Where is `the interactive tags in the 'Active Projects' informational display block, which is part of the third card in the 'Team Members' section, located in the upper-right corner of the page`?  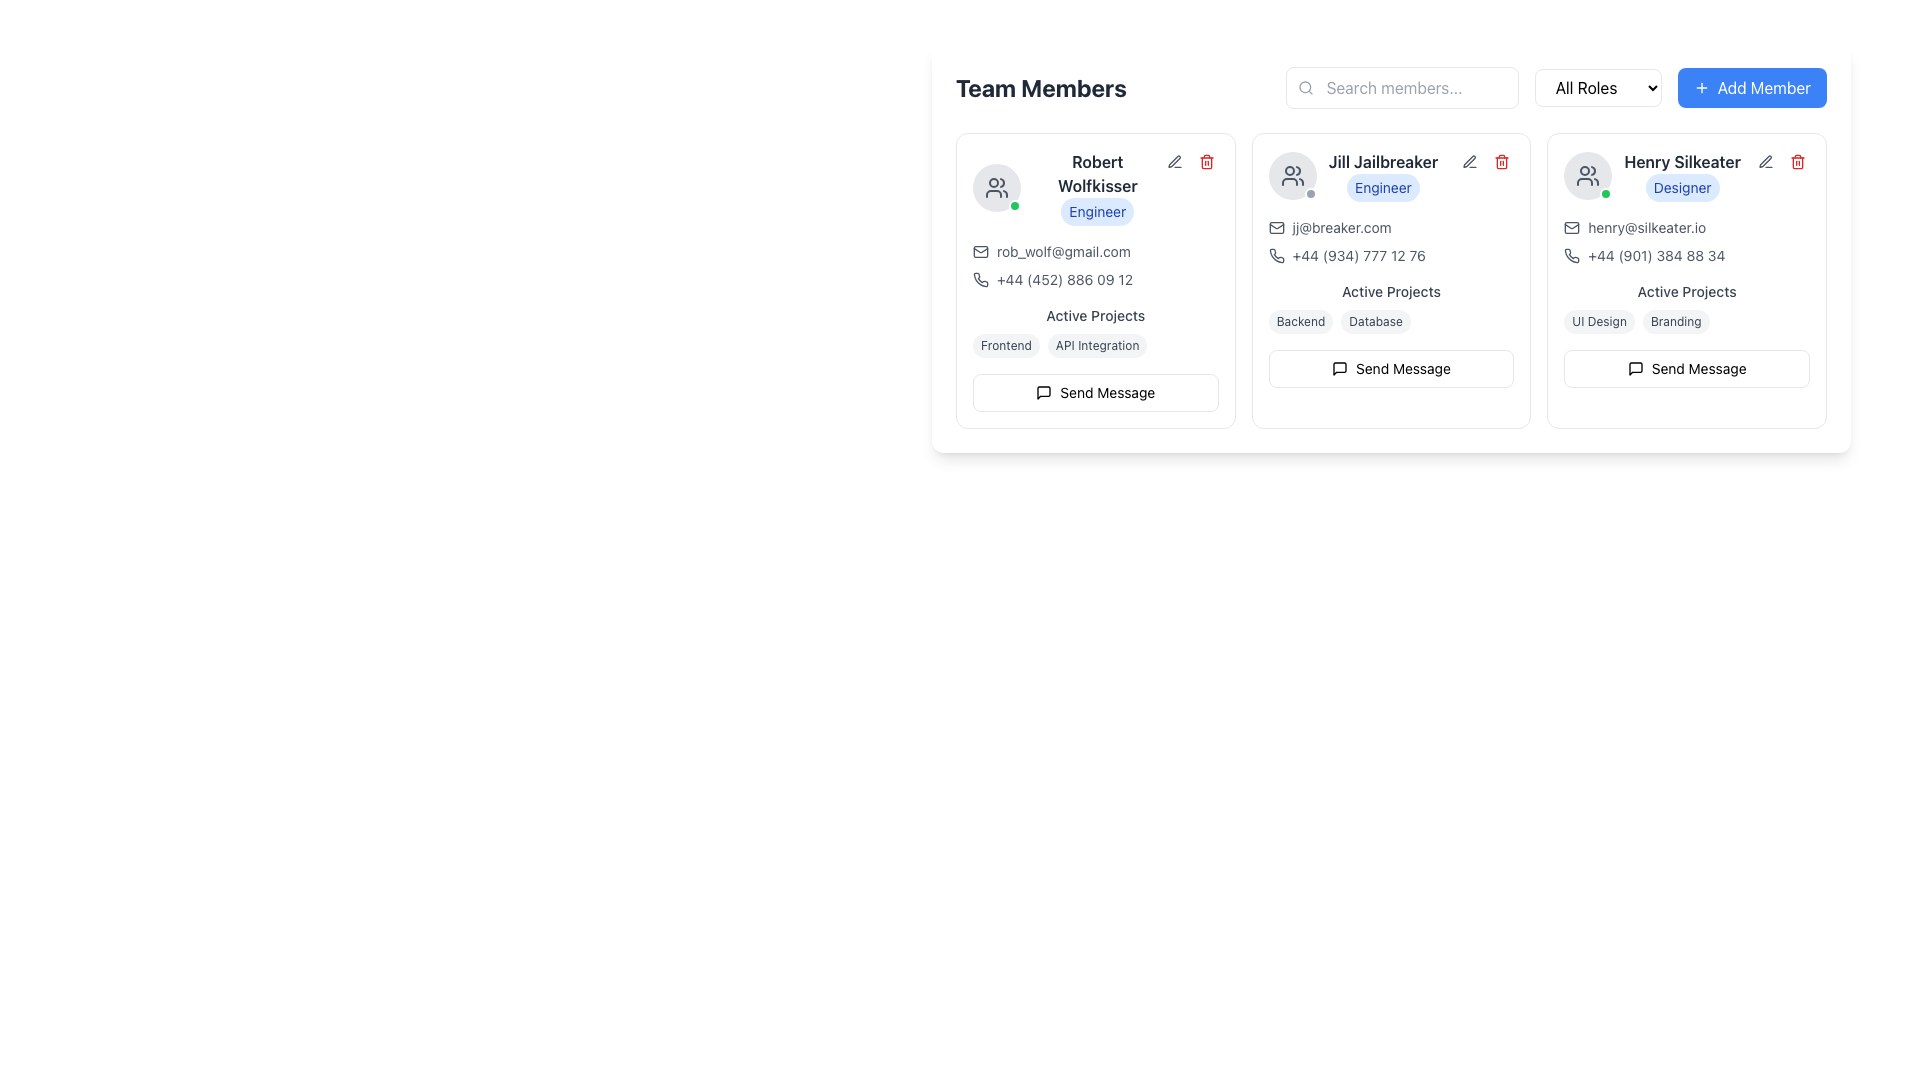
the interactive tags in the 'Active Projects' informational display block, which is part of the third card in the 'Team Members' section, located in the upper-right corner of the page is located at coordinates (1686, 308).